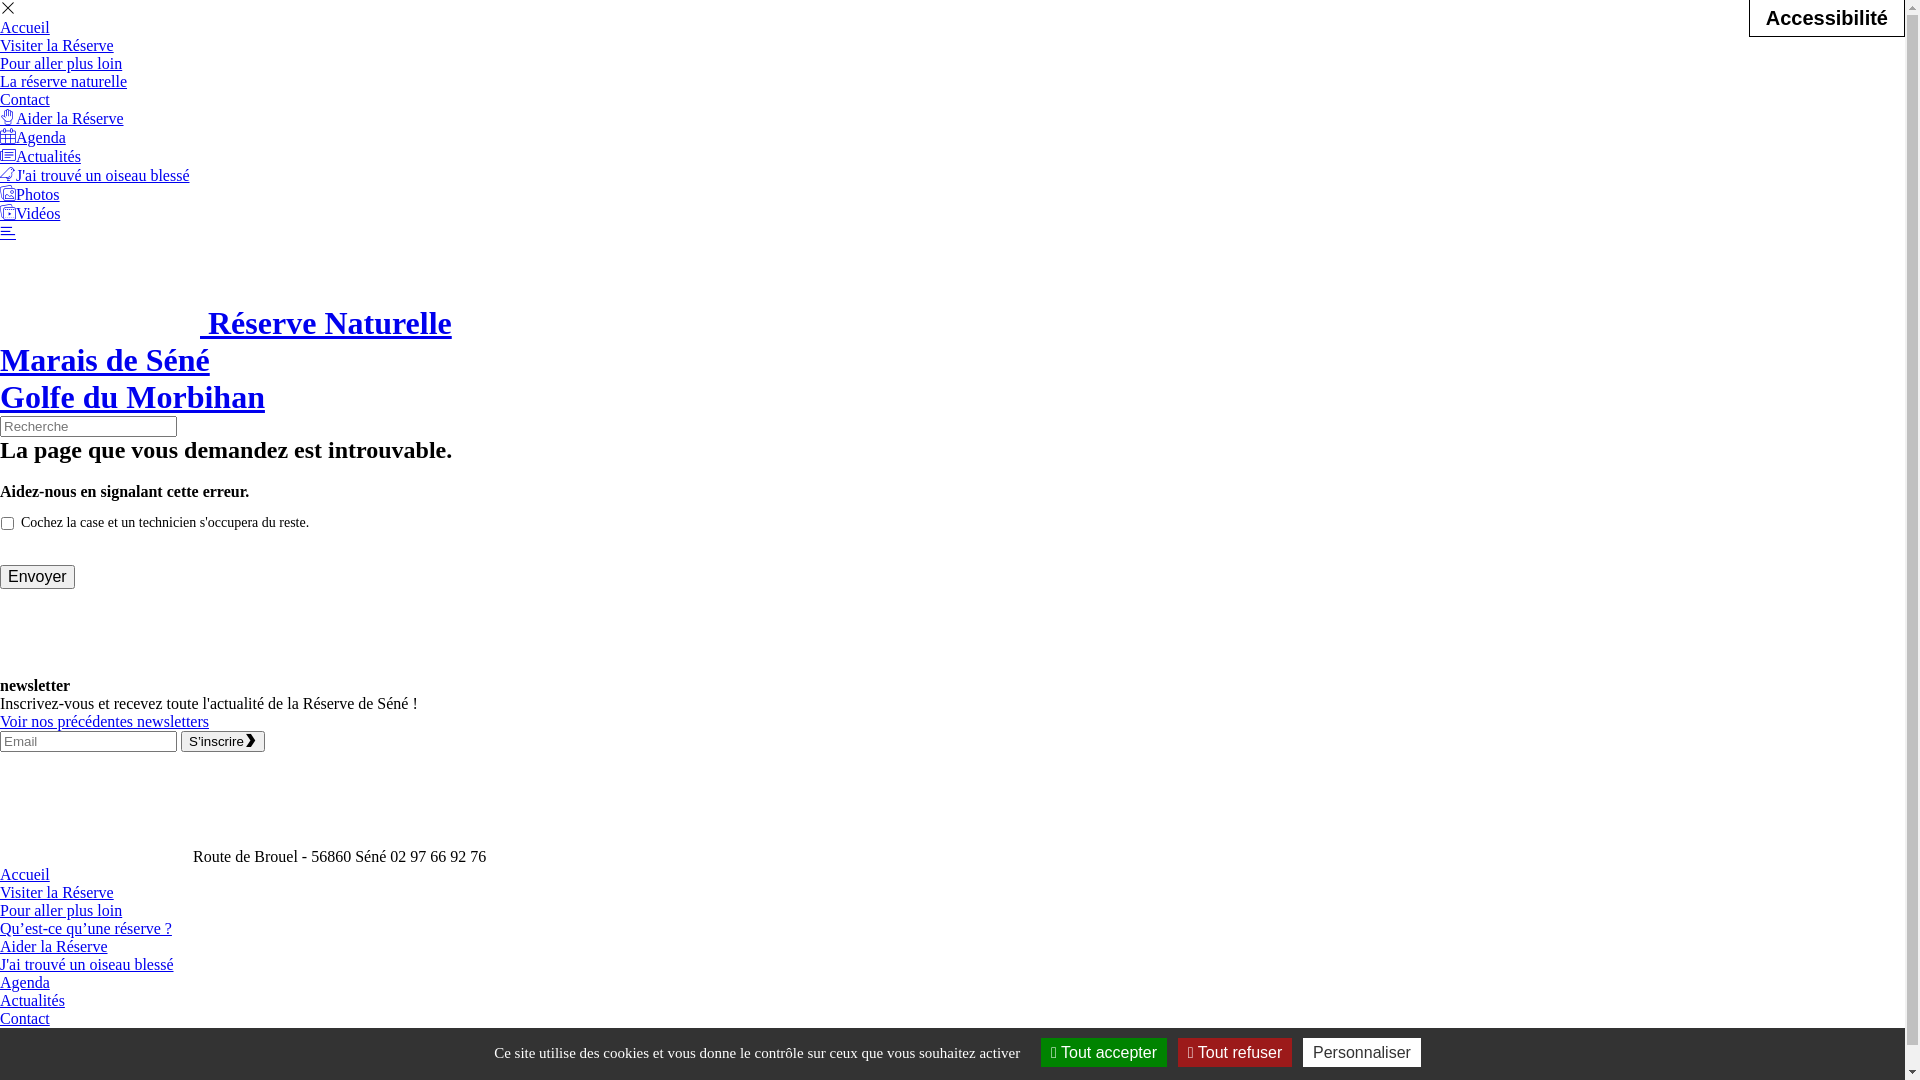 Image resolution: width=1920 pixels, height=1080 pixels. I want to click on 'Agenda', so click(33, 136).